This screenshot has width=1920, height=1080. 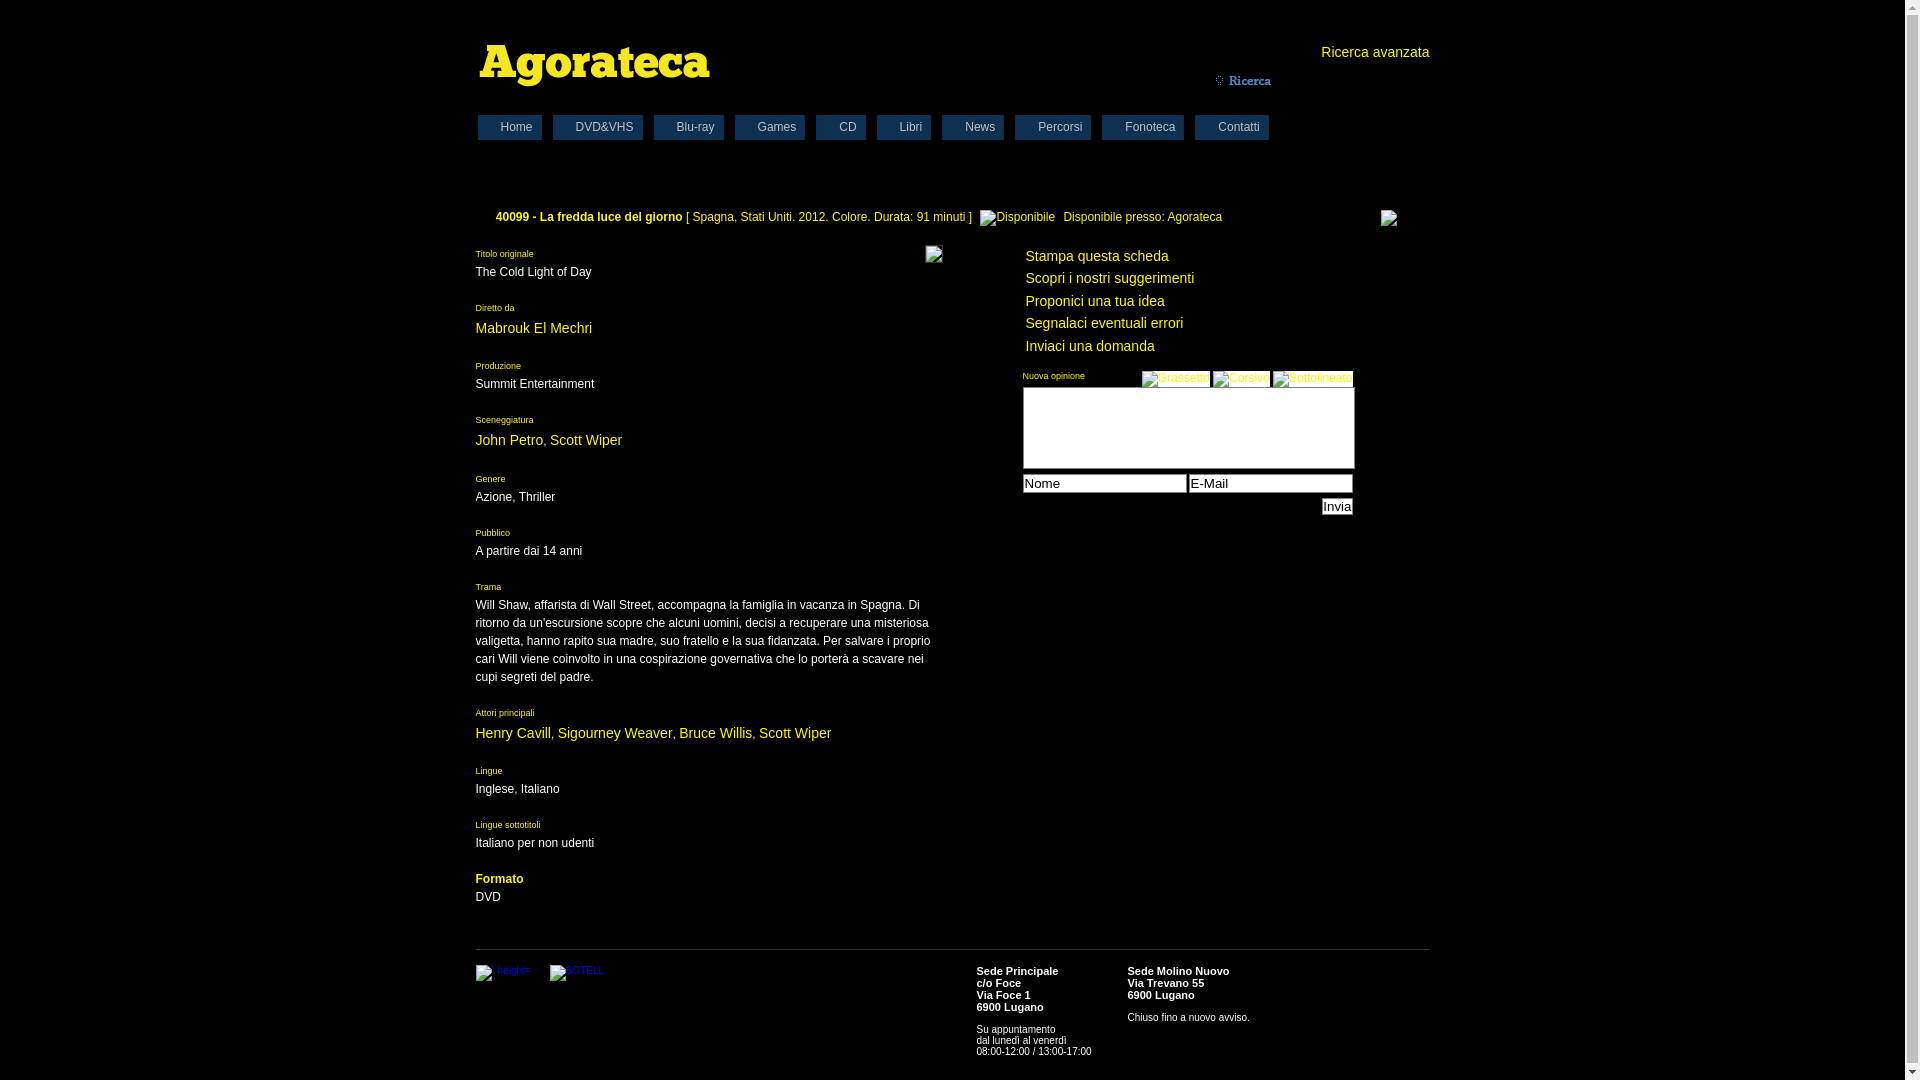 I want to click on 'Invia', so click(x=1337, y=505).